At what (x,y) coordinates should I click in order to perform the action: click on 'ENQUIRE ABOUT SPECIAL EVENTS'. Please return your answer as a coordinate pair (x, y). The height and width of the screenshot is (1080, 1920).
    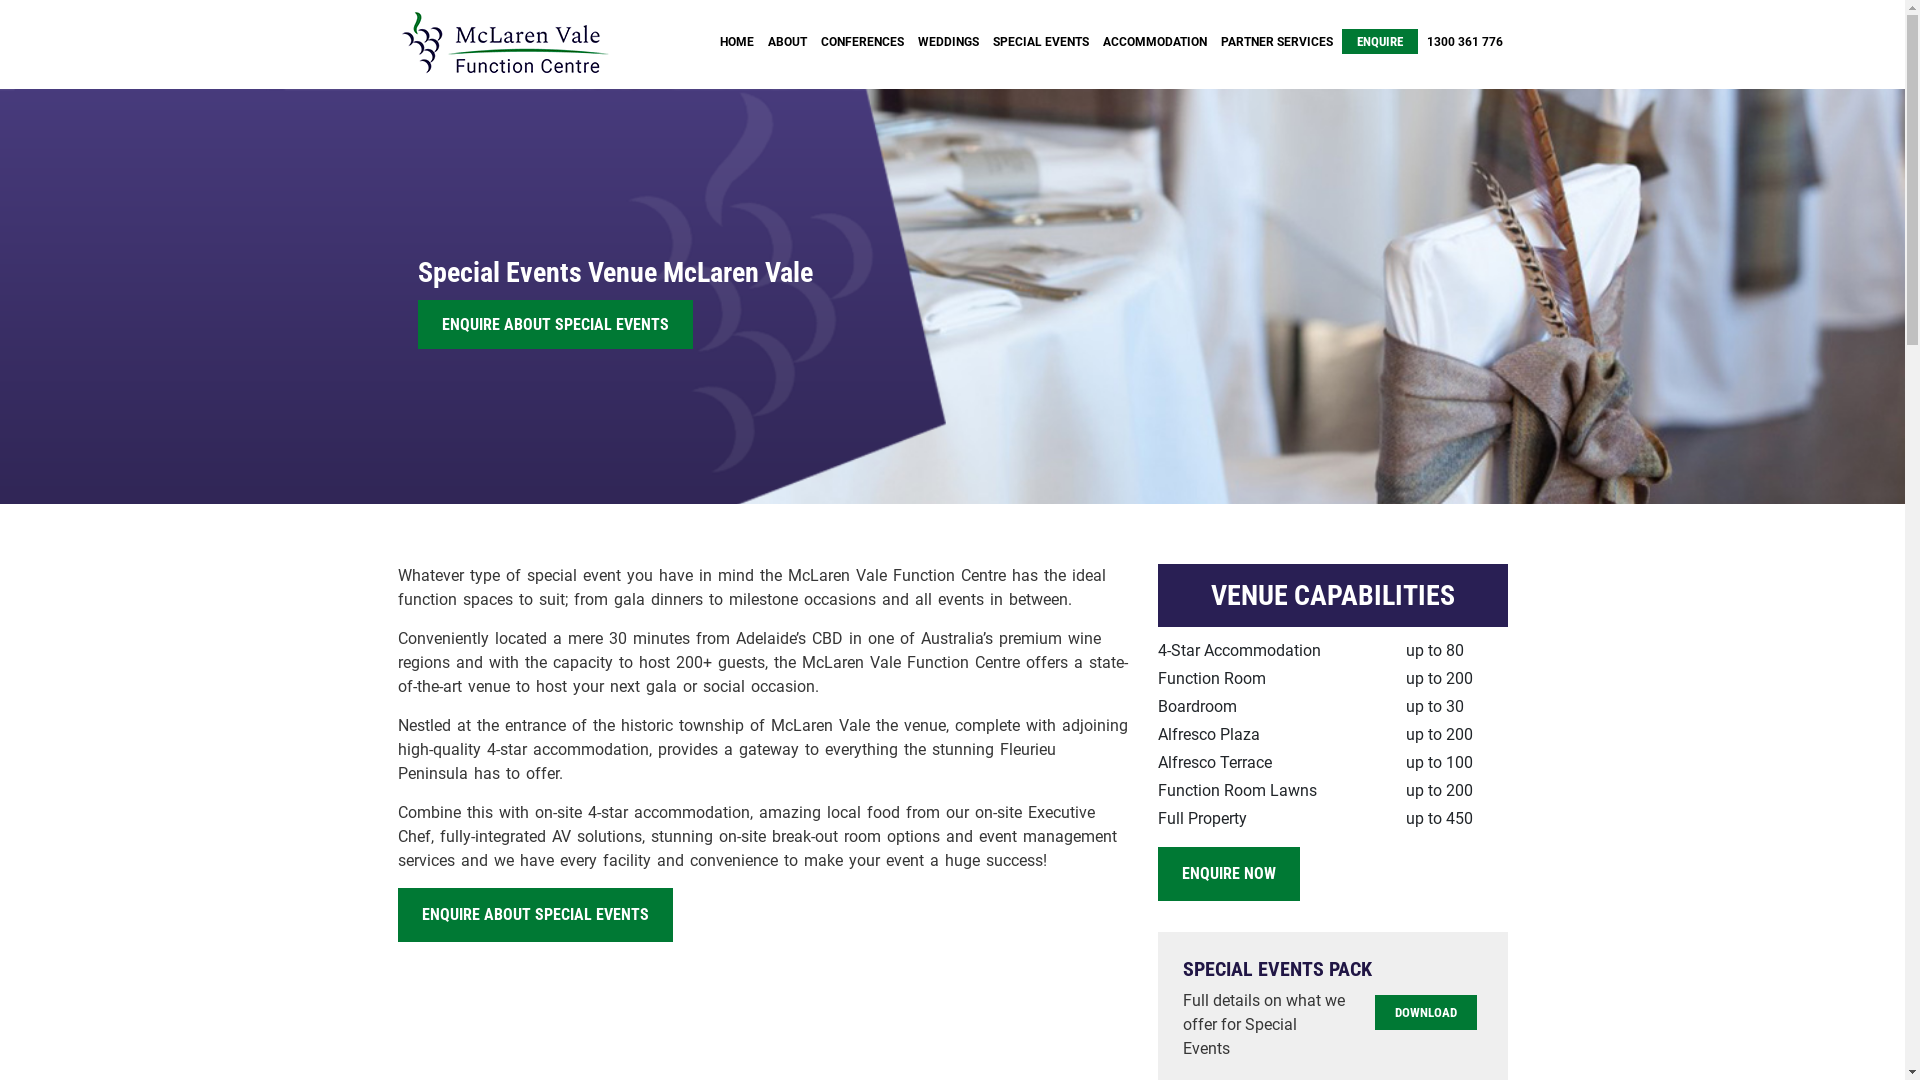
    Looking at the image, I should click on (535, 914).